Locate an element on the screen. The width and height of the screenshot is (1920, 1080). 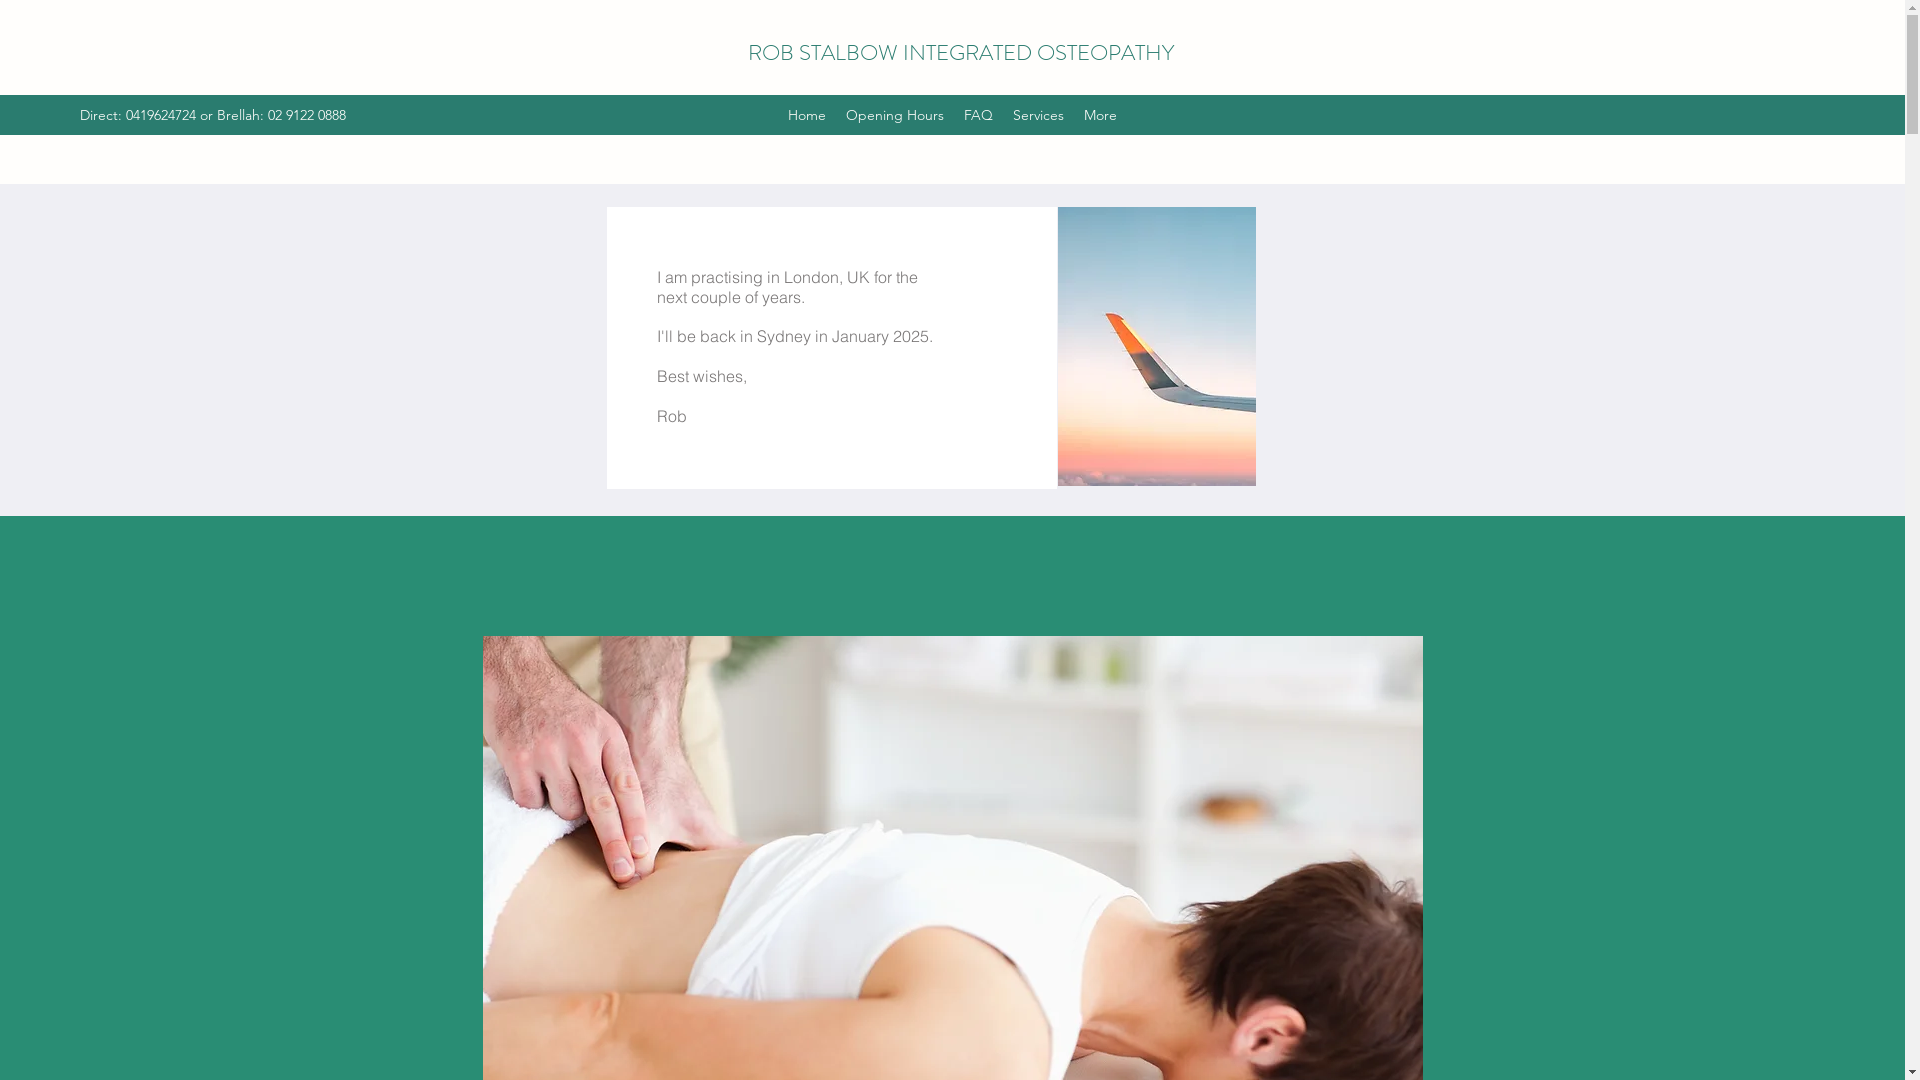
'Services' is located at coordinates (1038, 115).